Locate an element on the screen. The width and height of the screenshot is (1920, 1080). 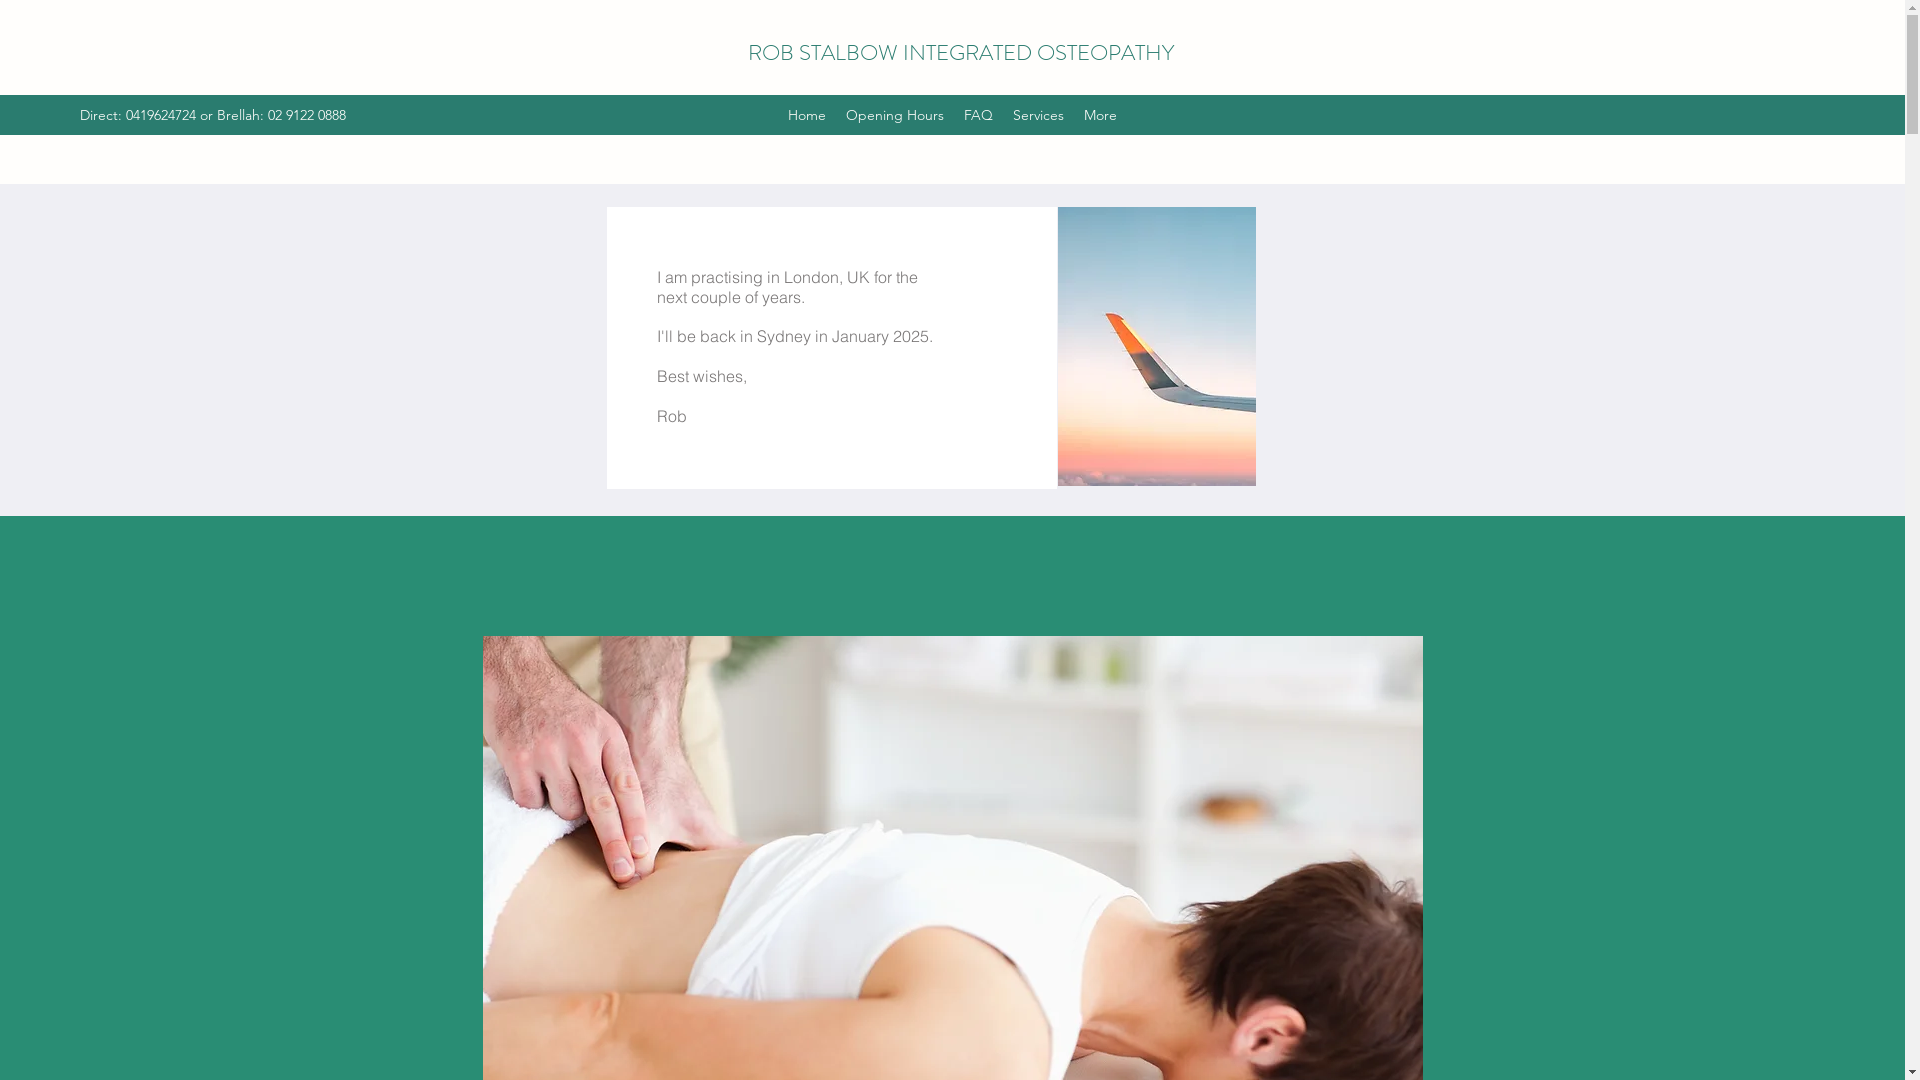
'Services' is located at coordinates (1038, 115).